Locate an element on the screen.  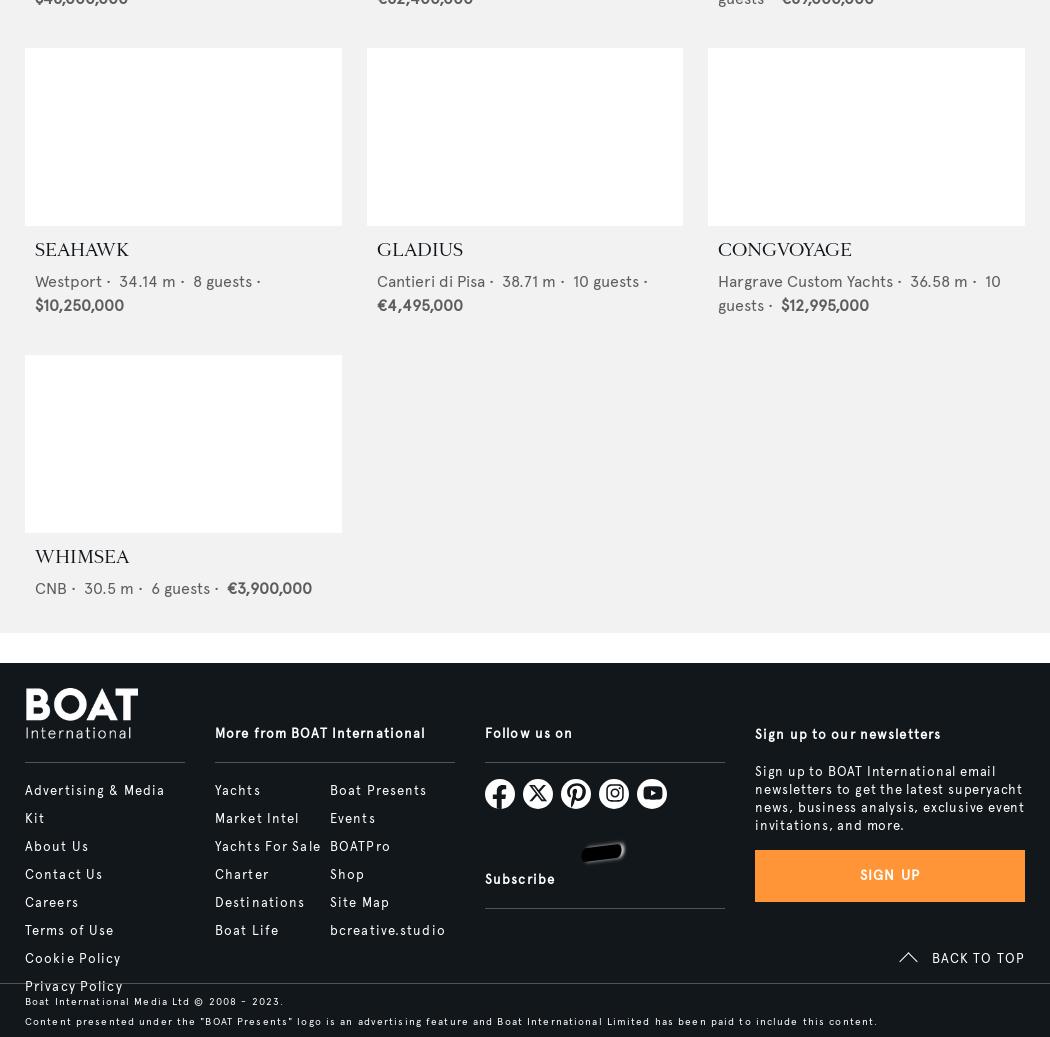
'Events' is located at coordinates (350, 819).